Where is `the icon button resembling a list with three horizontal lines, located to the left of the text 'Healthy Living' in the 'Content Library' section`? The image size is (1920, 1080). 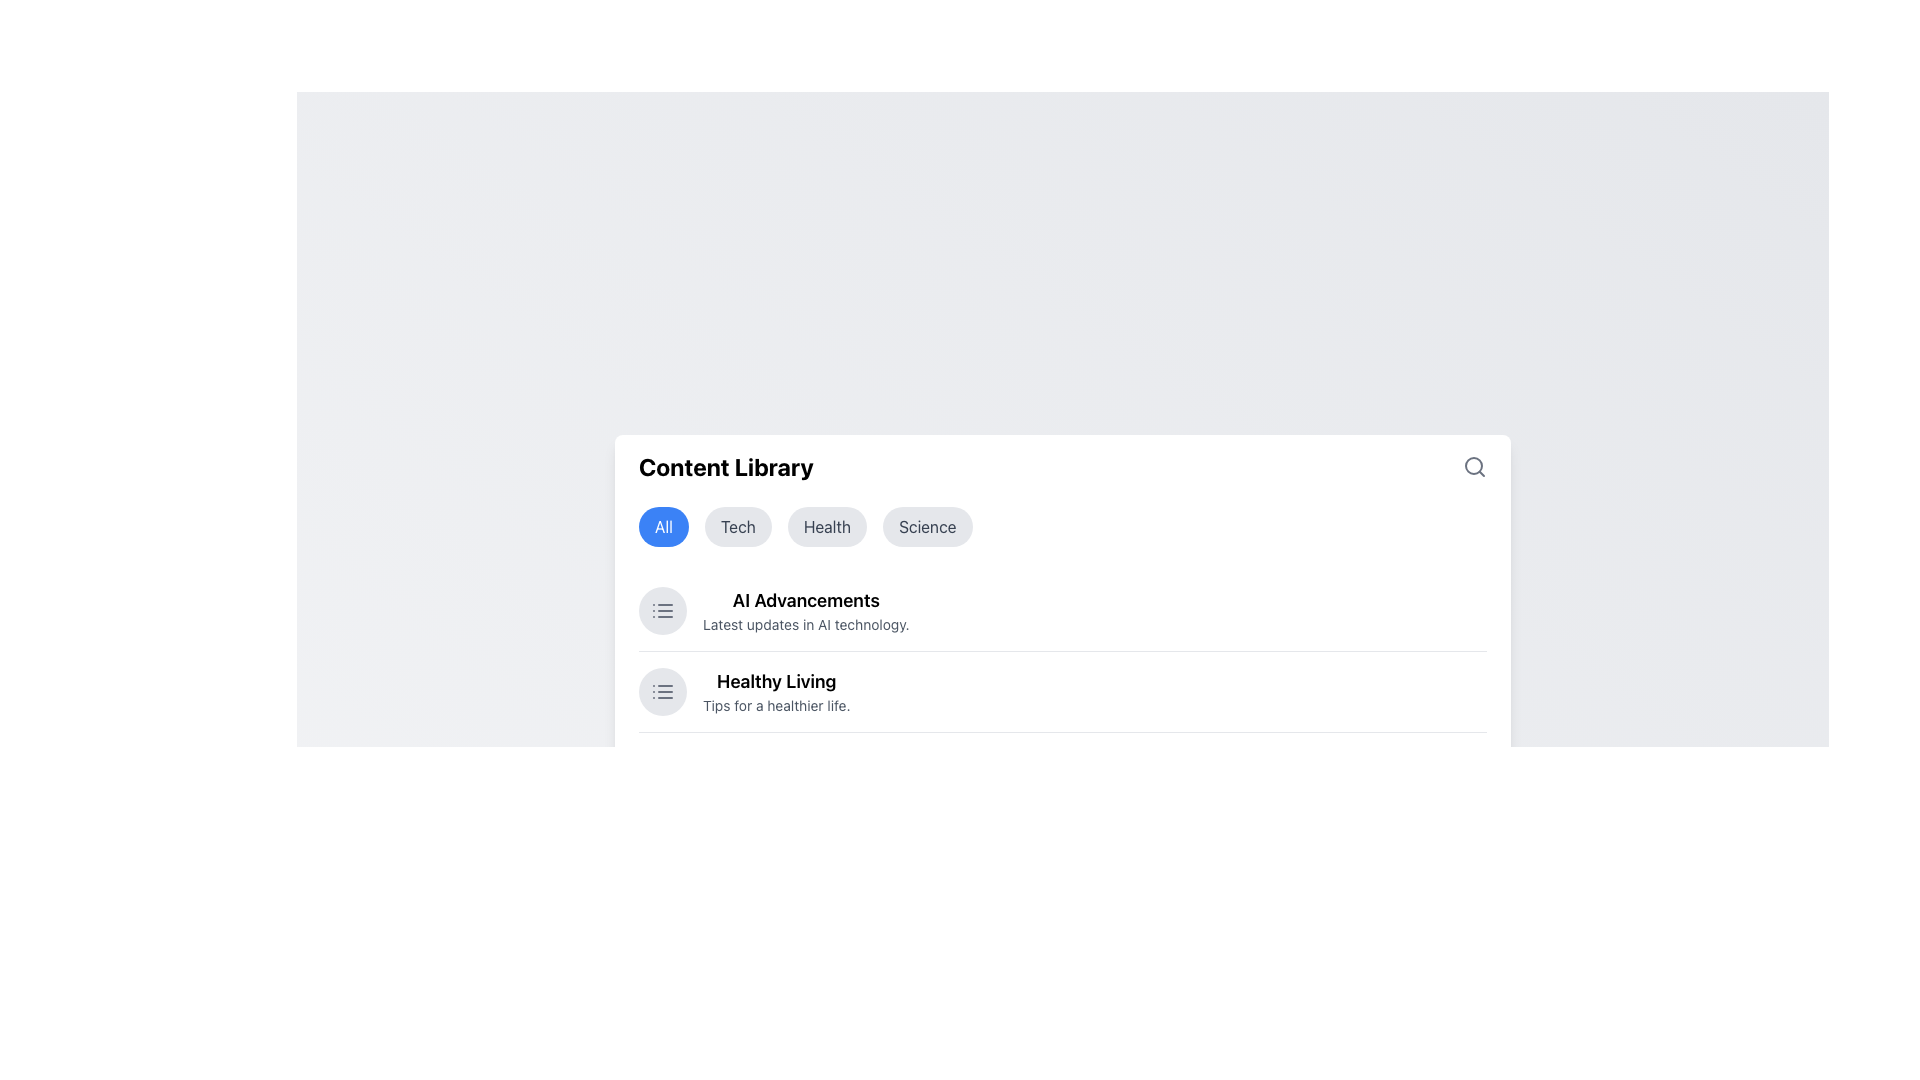 the icon button resembling a list with three horizontal lines, located to the left of the text 'Healthy Living' in the 'Content Library' section is located at coordinates (662, 609).